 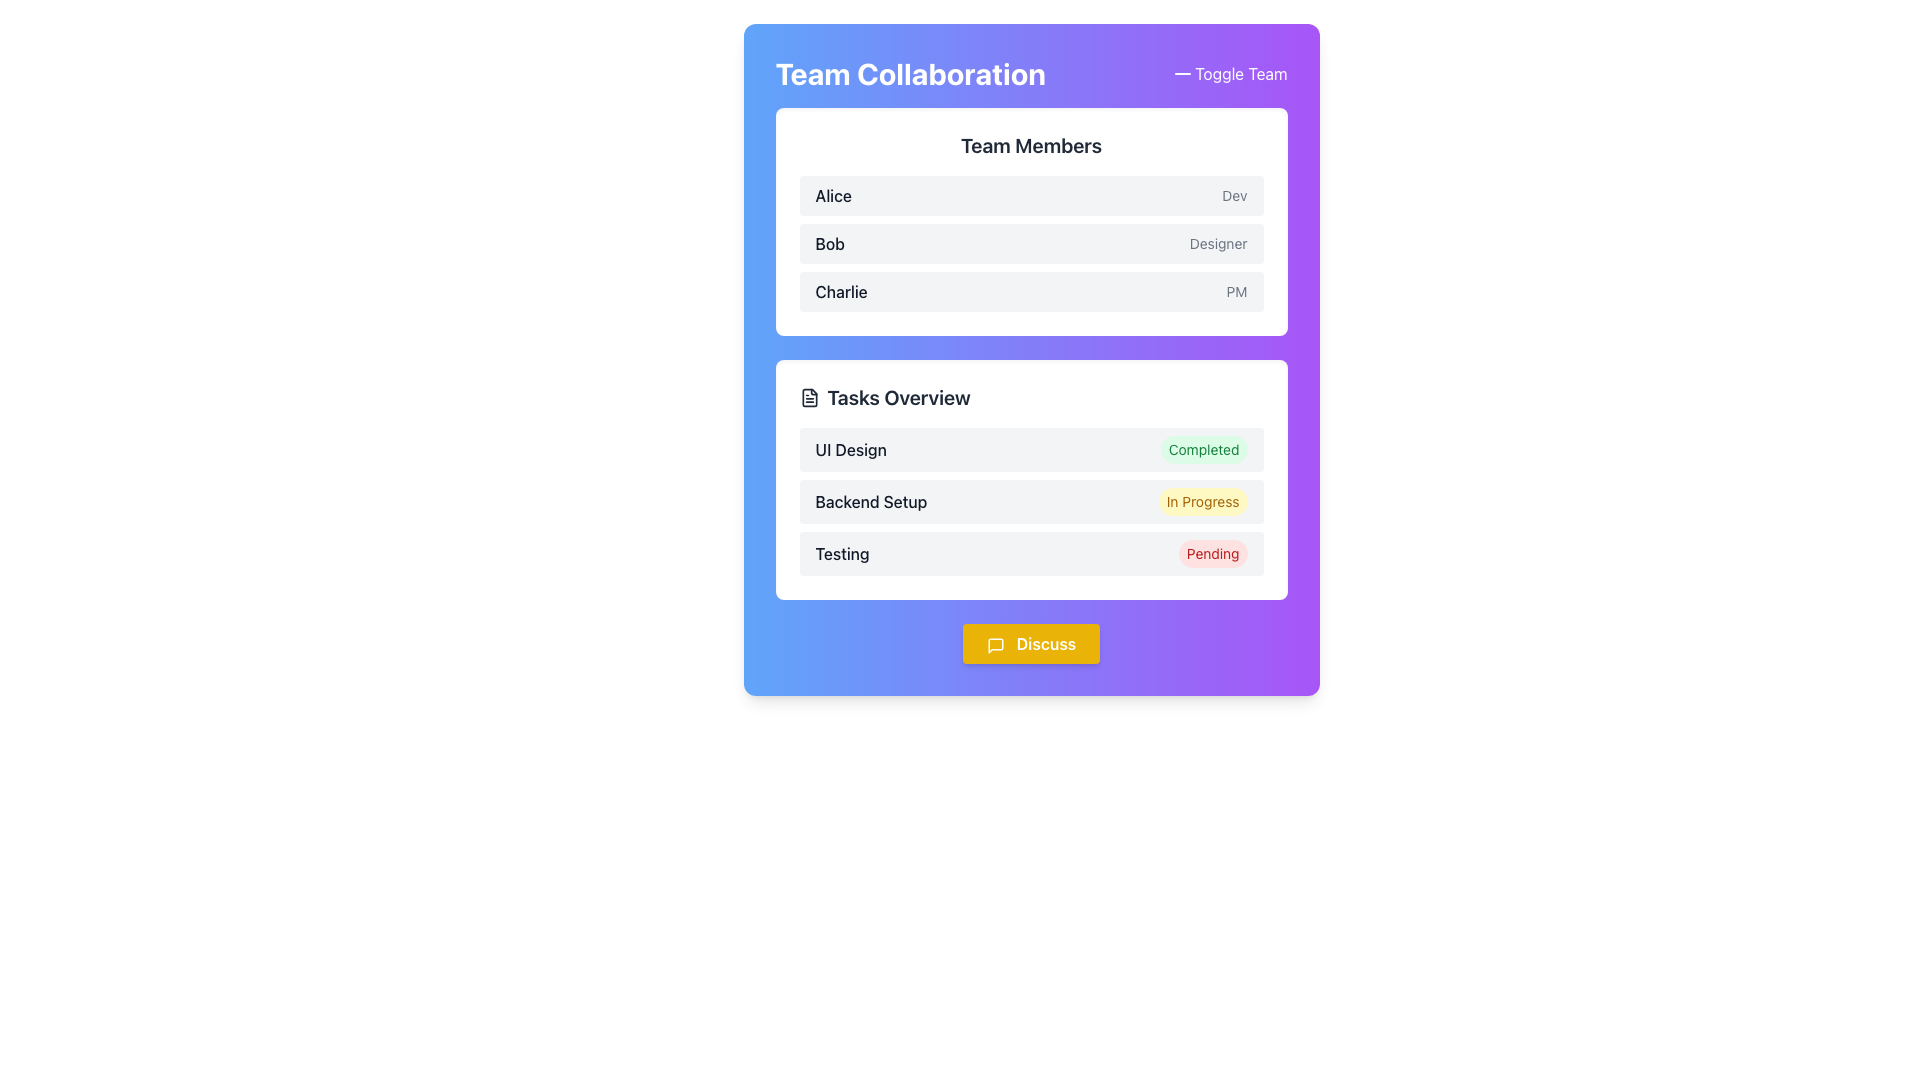 I want to click on the list item displaying 'Charlie' with the designation 'PM', which is the third entry in the team member list, so click(x=1031, y=292).